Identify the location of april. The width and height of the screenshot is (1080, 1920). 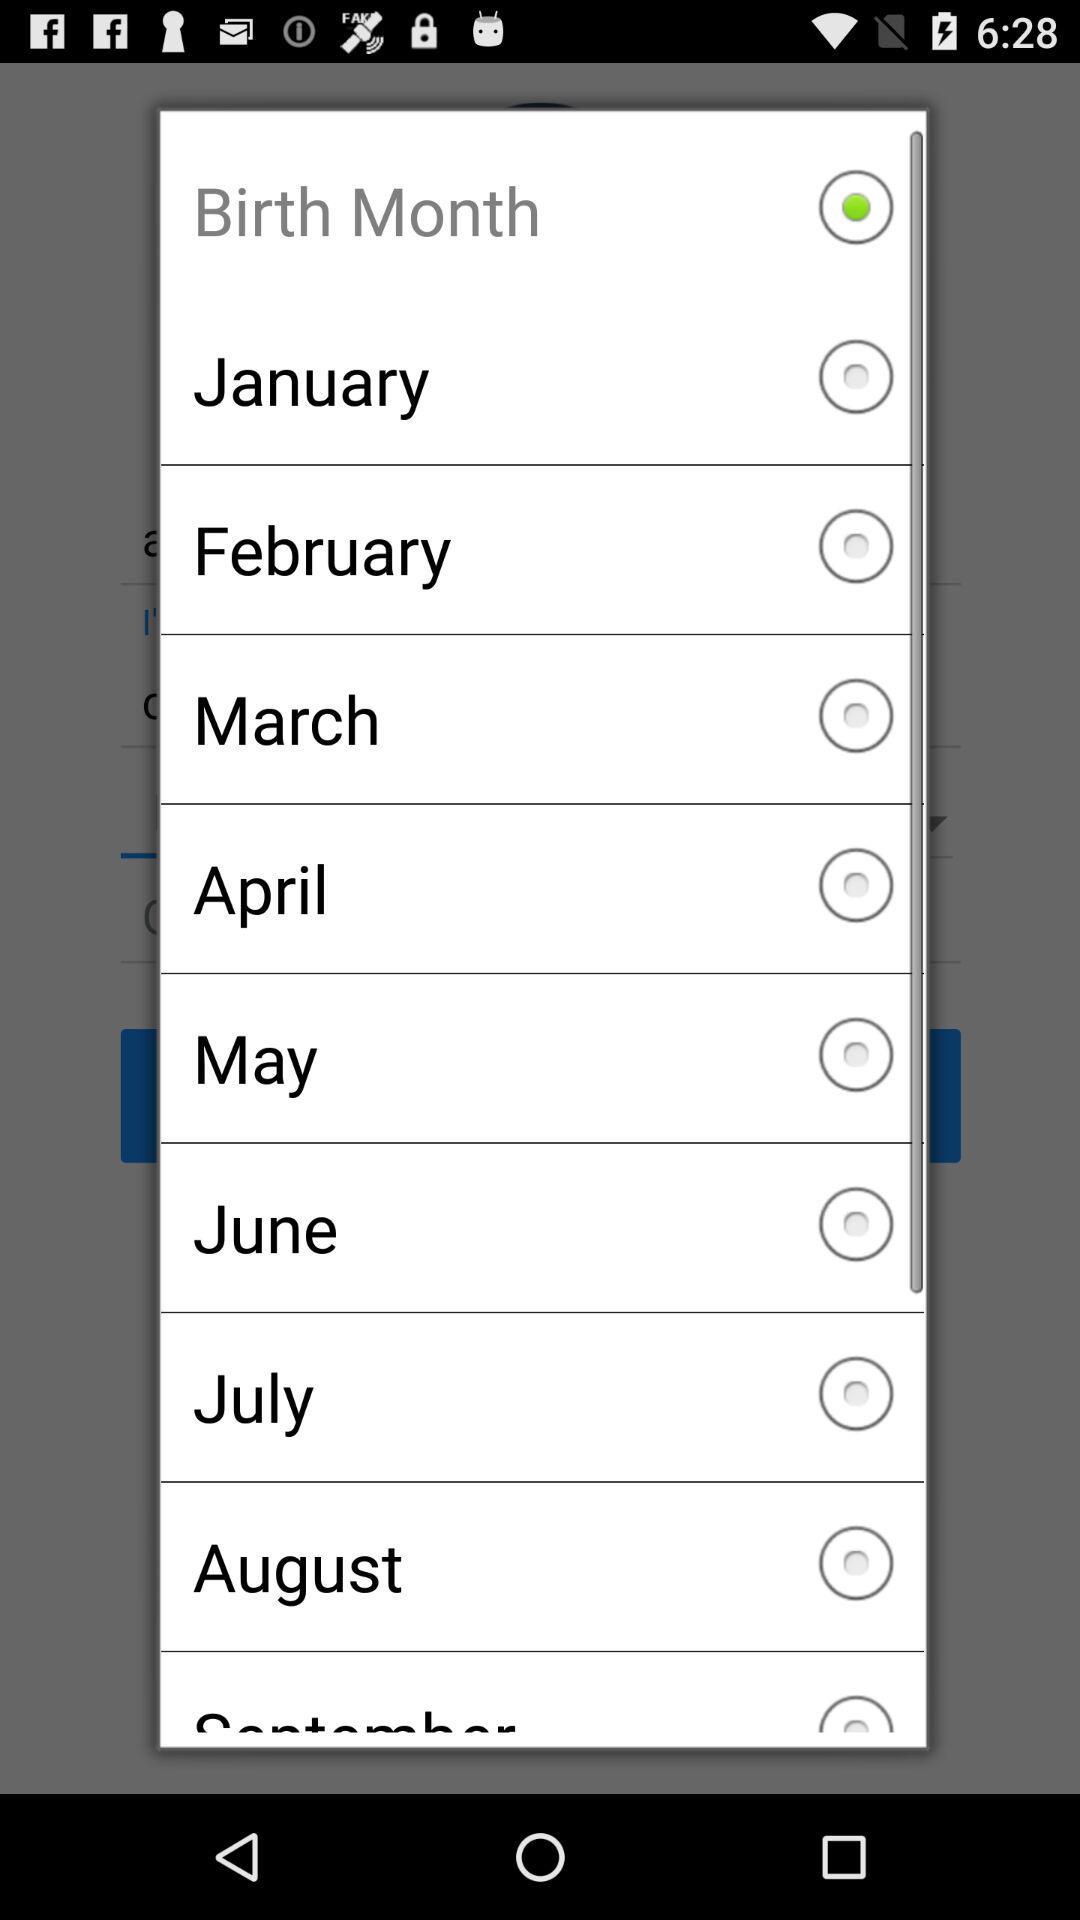
(542, 887).